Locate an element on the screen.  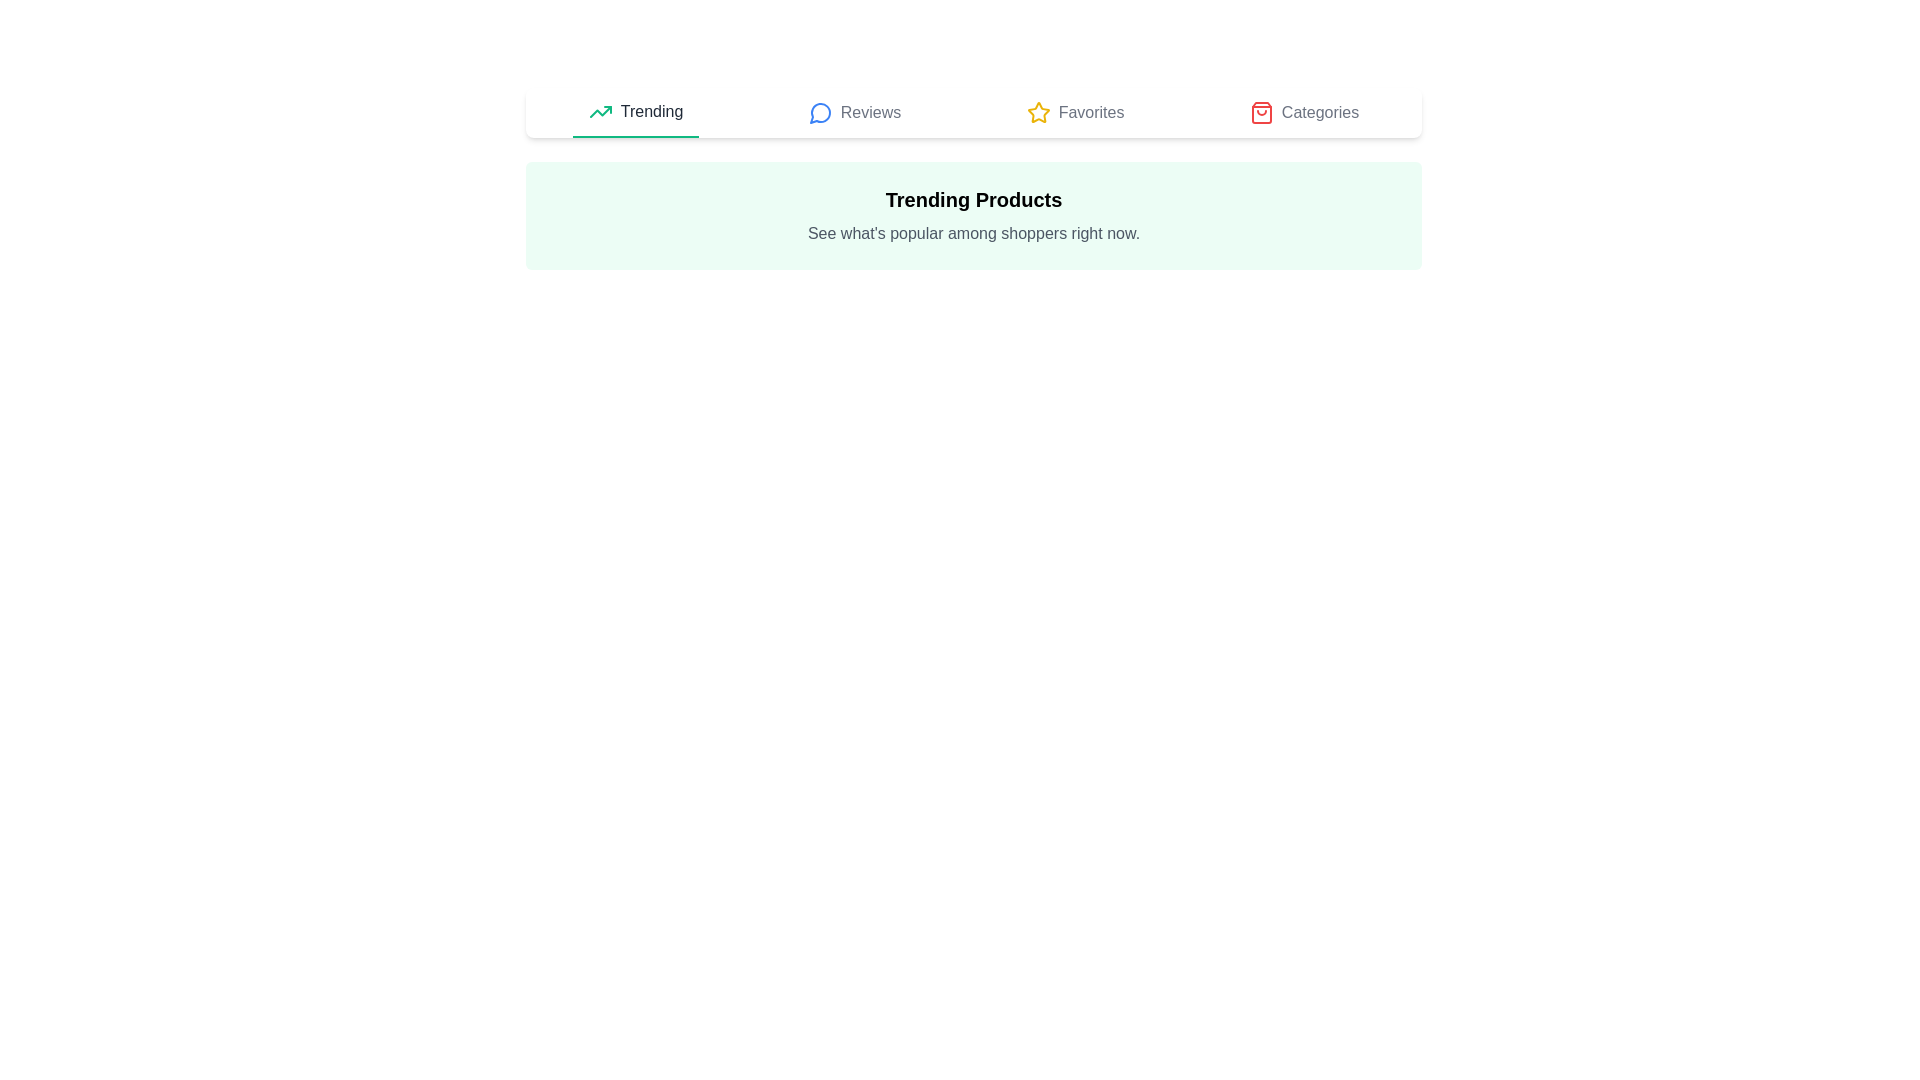
the 'Categories' text label, which is the fourth option in the horizontal navigation menu is located at coordinates (1304, 112).